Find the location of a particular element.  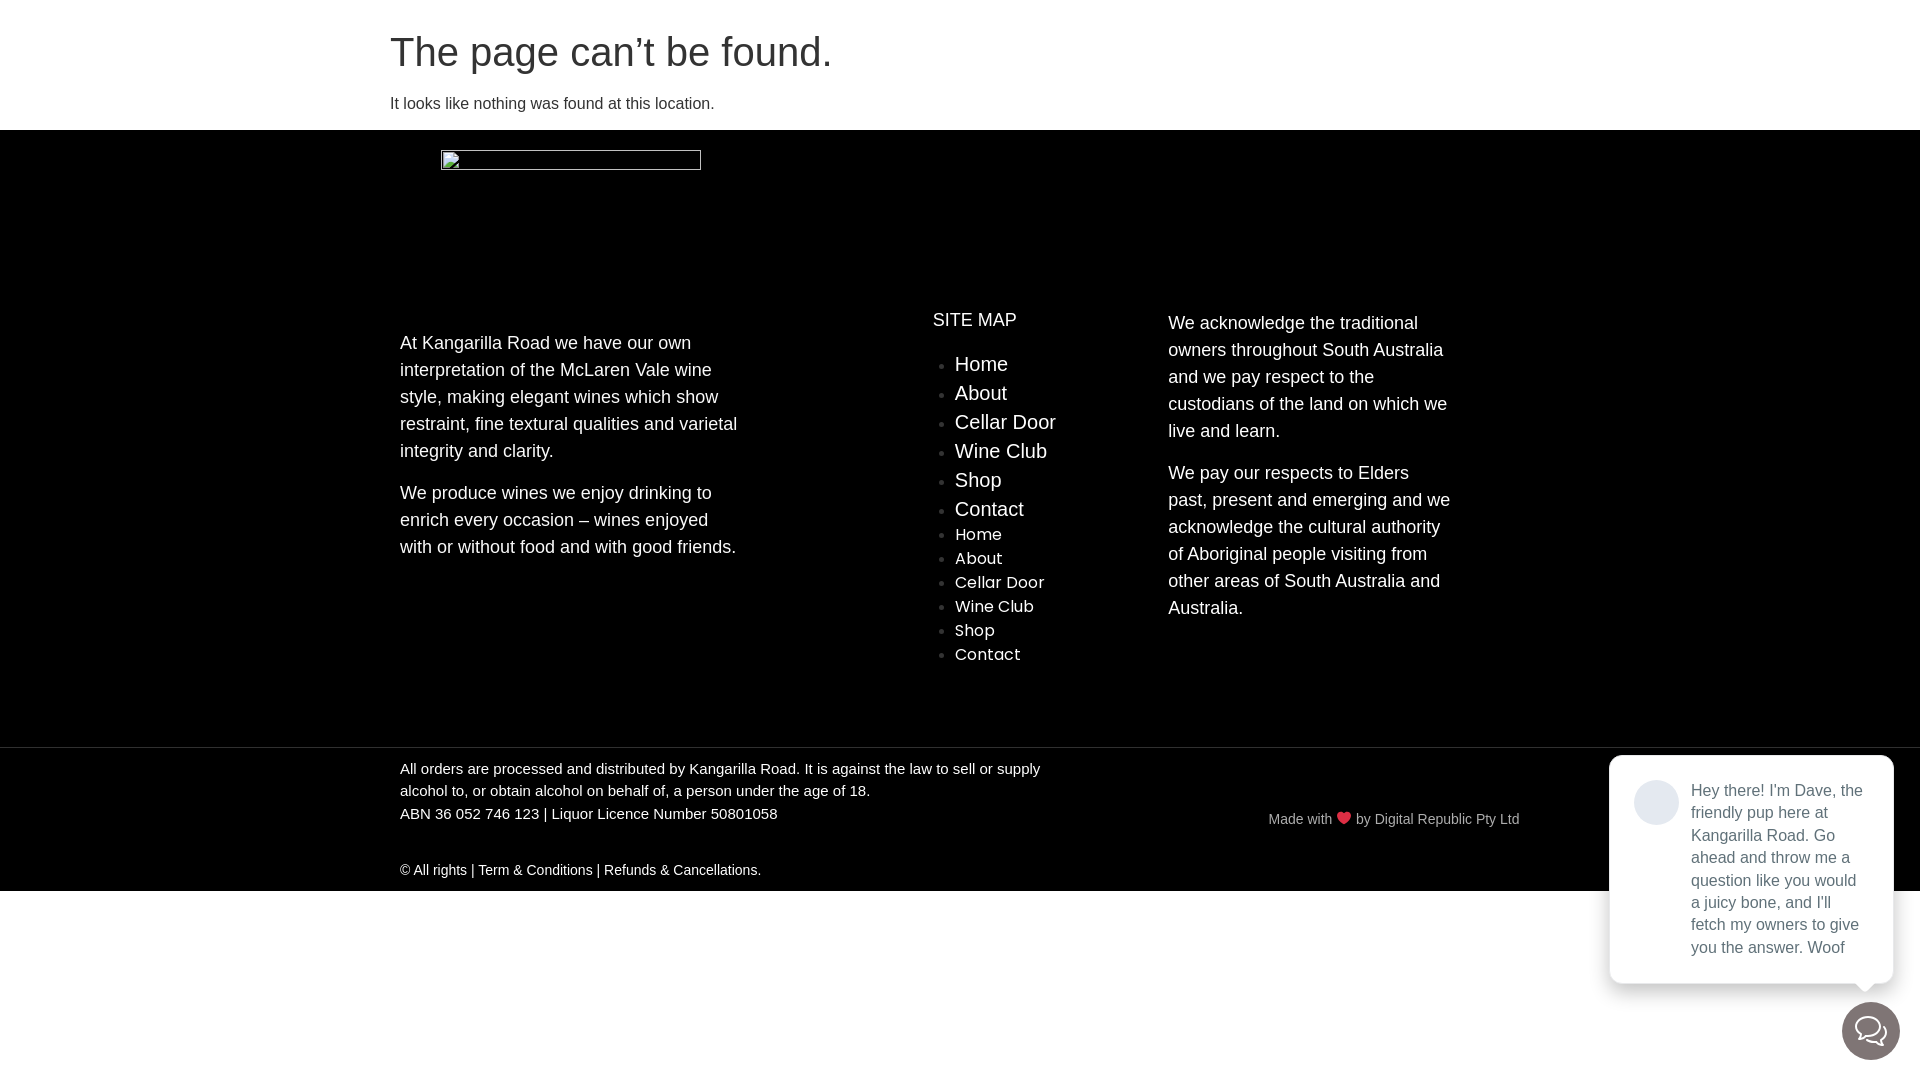

'Cellar Door' is located at coordinates (999, 582).